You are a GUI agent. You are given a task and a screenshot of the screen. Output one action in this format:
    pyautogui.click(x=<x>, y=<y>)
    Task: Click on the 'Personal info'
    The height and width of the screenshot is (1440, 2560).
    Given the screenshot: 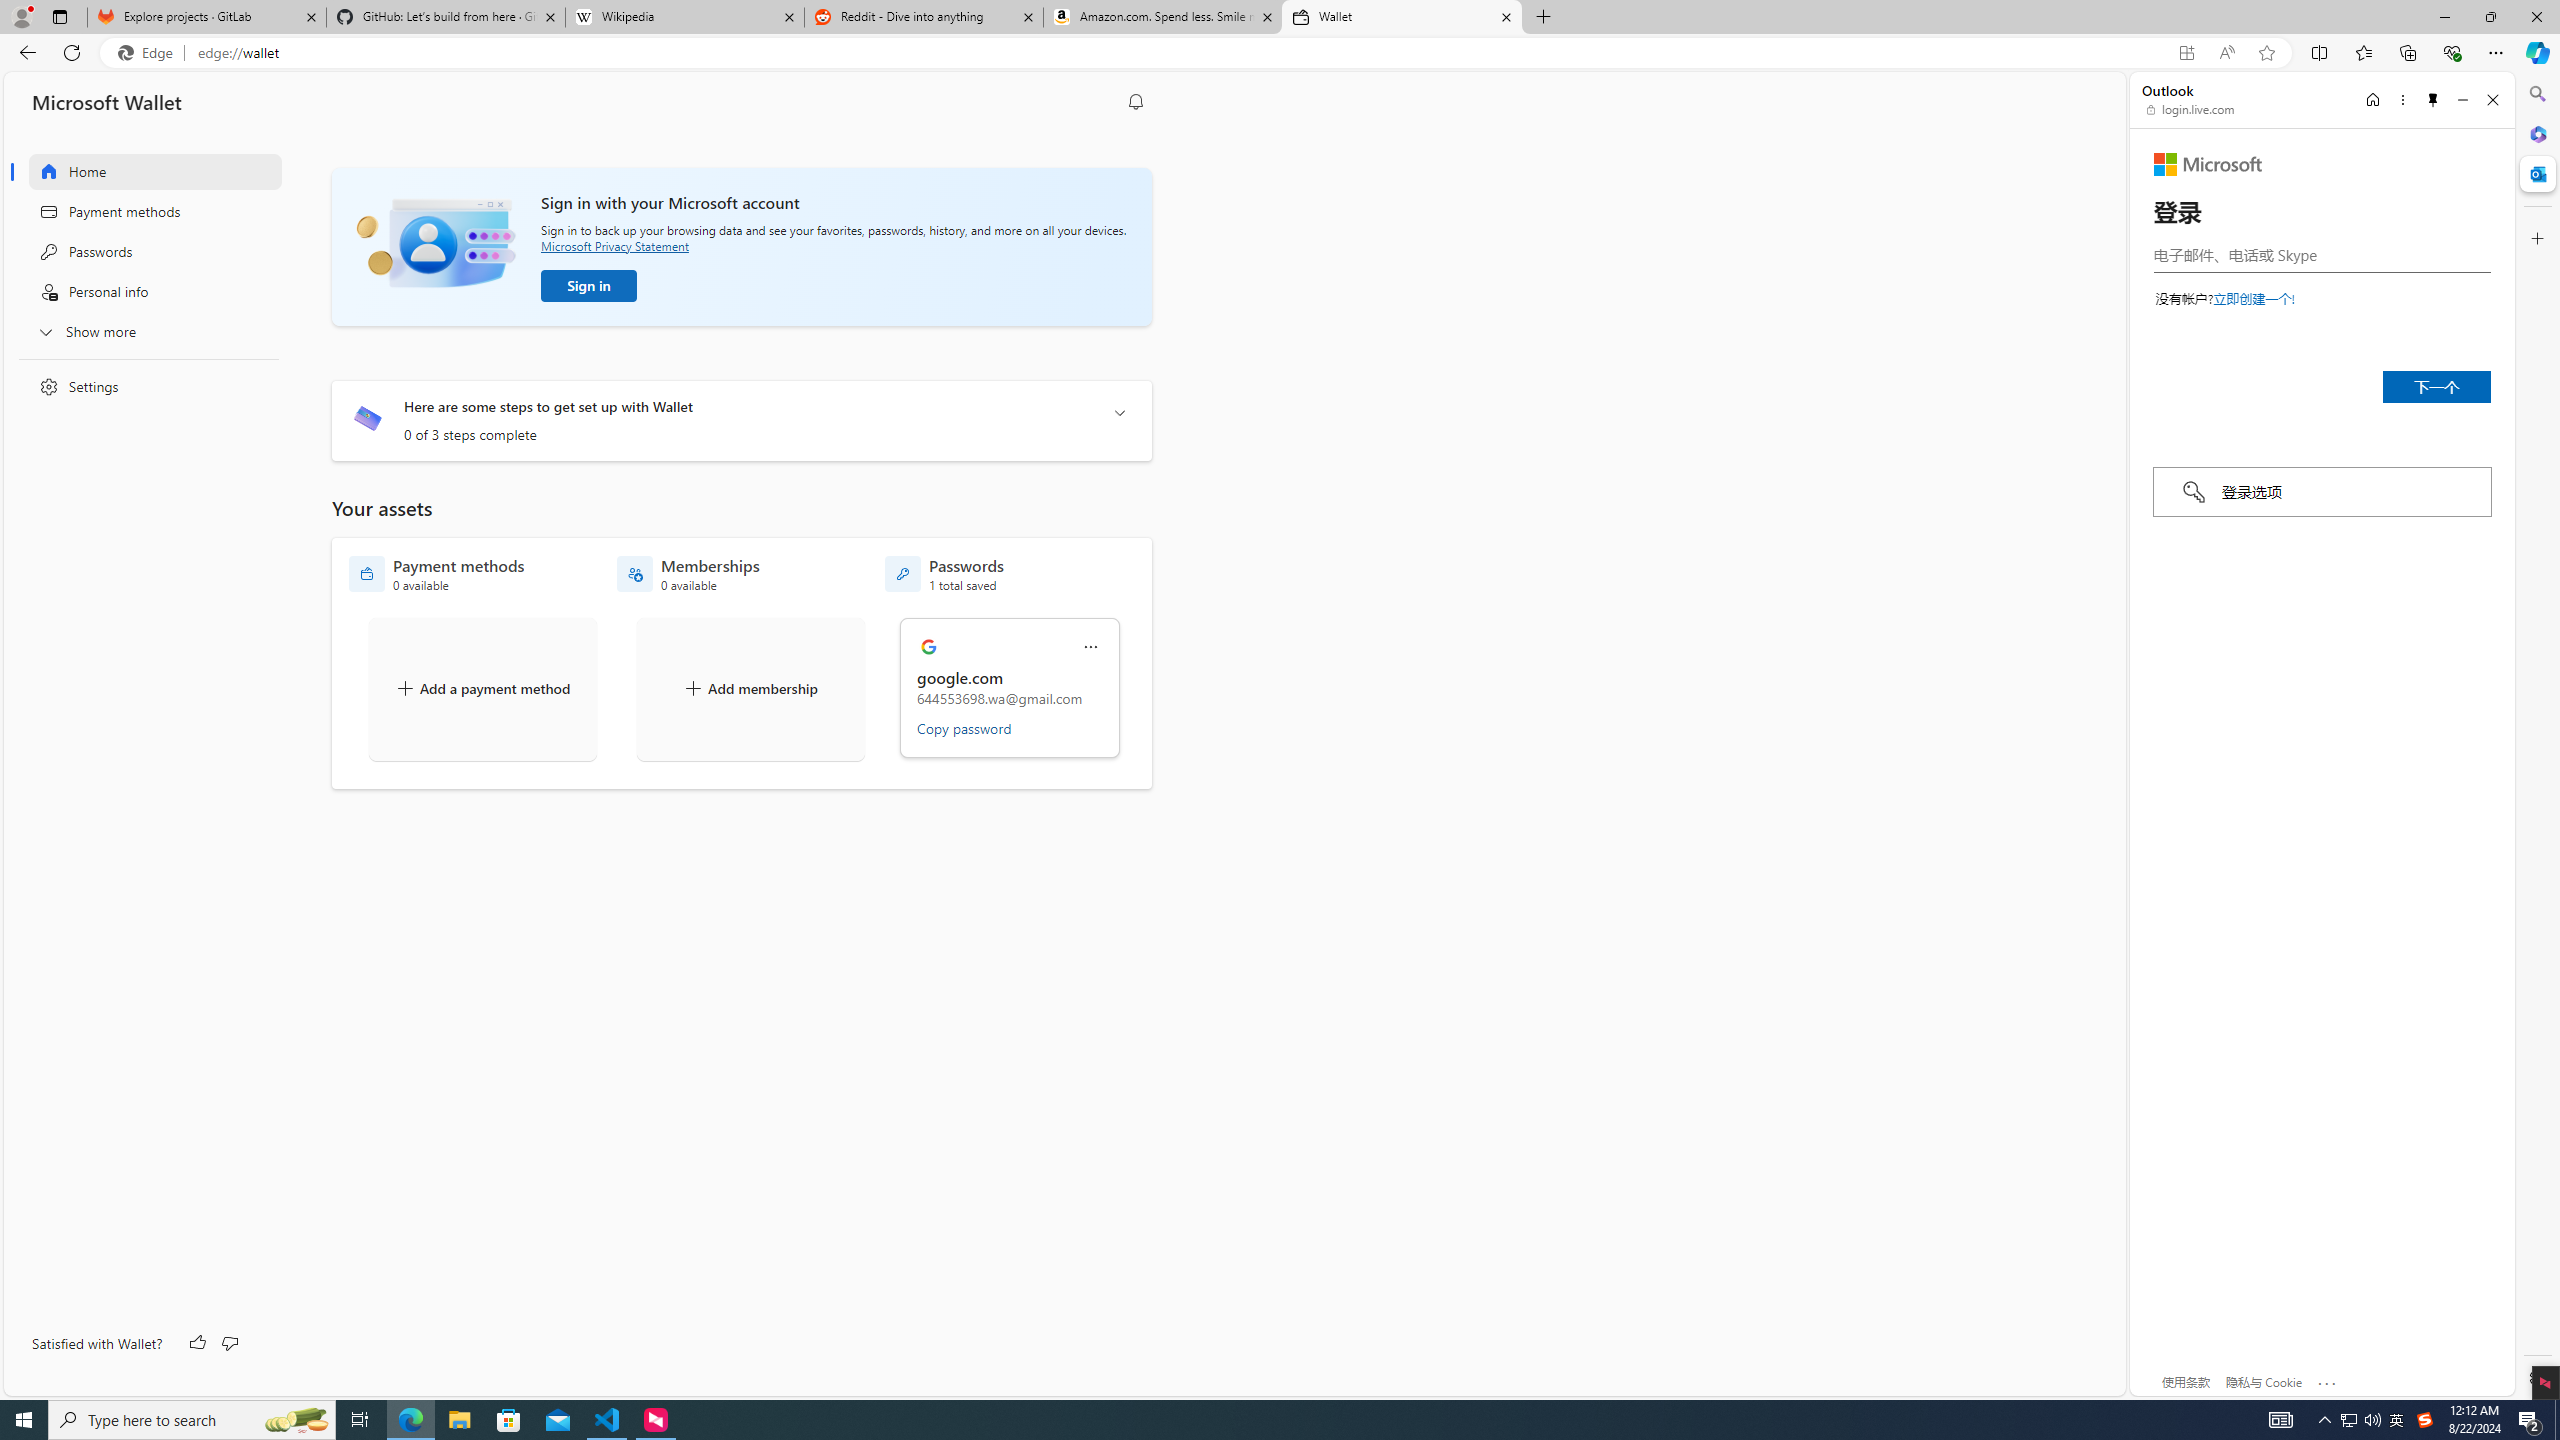 What is the action you would take?
    pyautogui.click(x=142, y=291)
    